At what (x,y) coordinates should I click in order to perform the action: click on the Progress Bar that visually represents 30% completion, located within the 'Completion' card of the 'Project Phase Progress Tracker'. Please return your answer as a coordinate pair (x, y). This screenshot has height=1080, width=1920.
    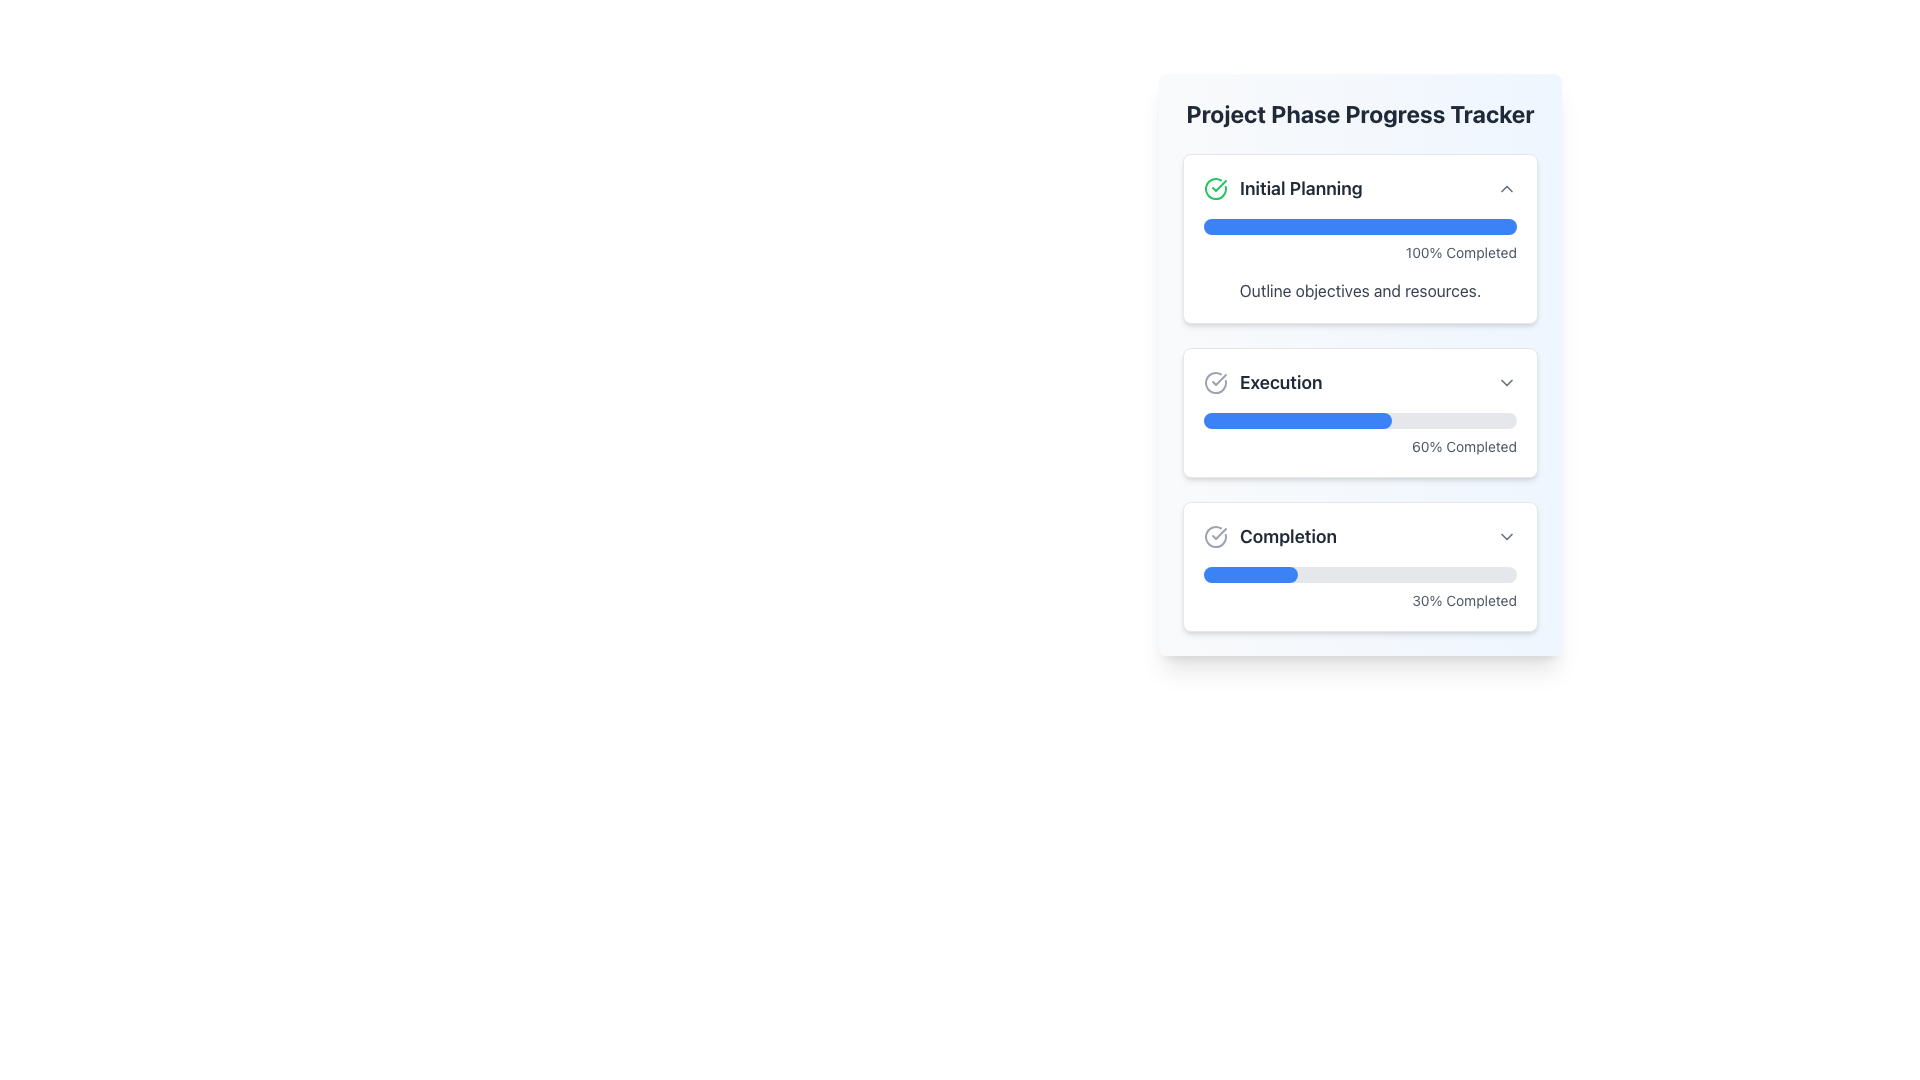
    Looking at the image, I should click on (1360, 574).